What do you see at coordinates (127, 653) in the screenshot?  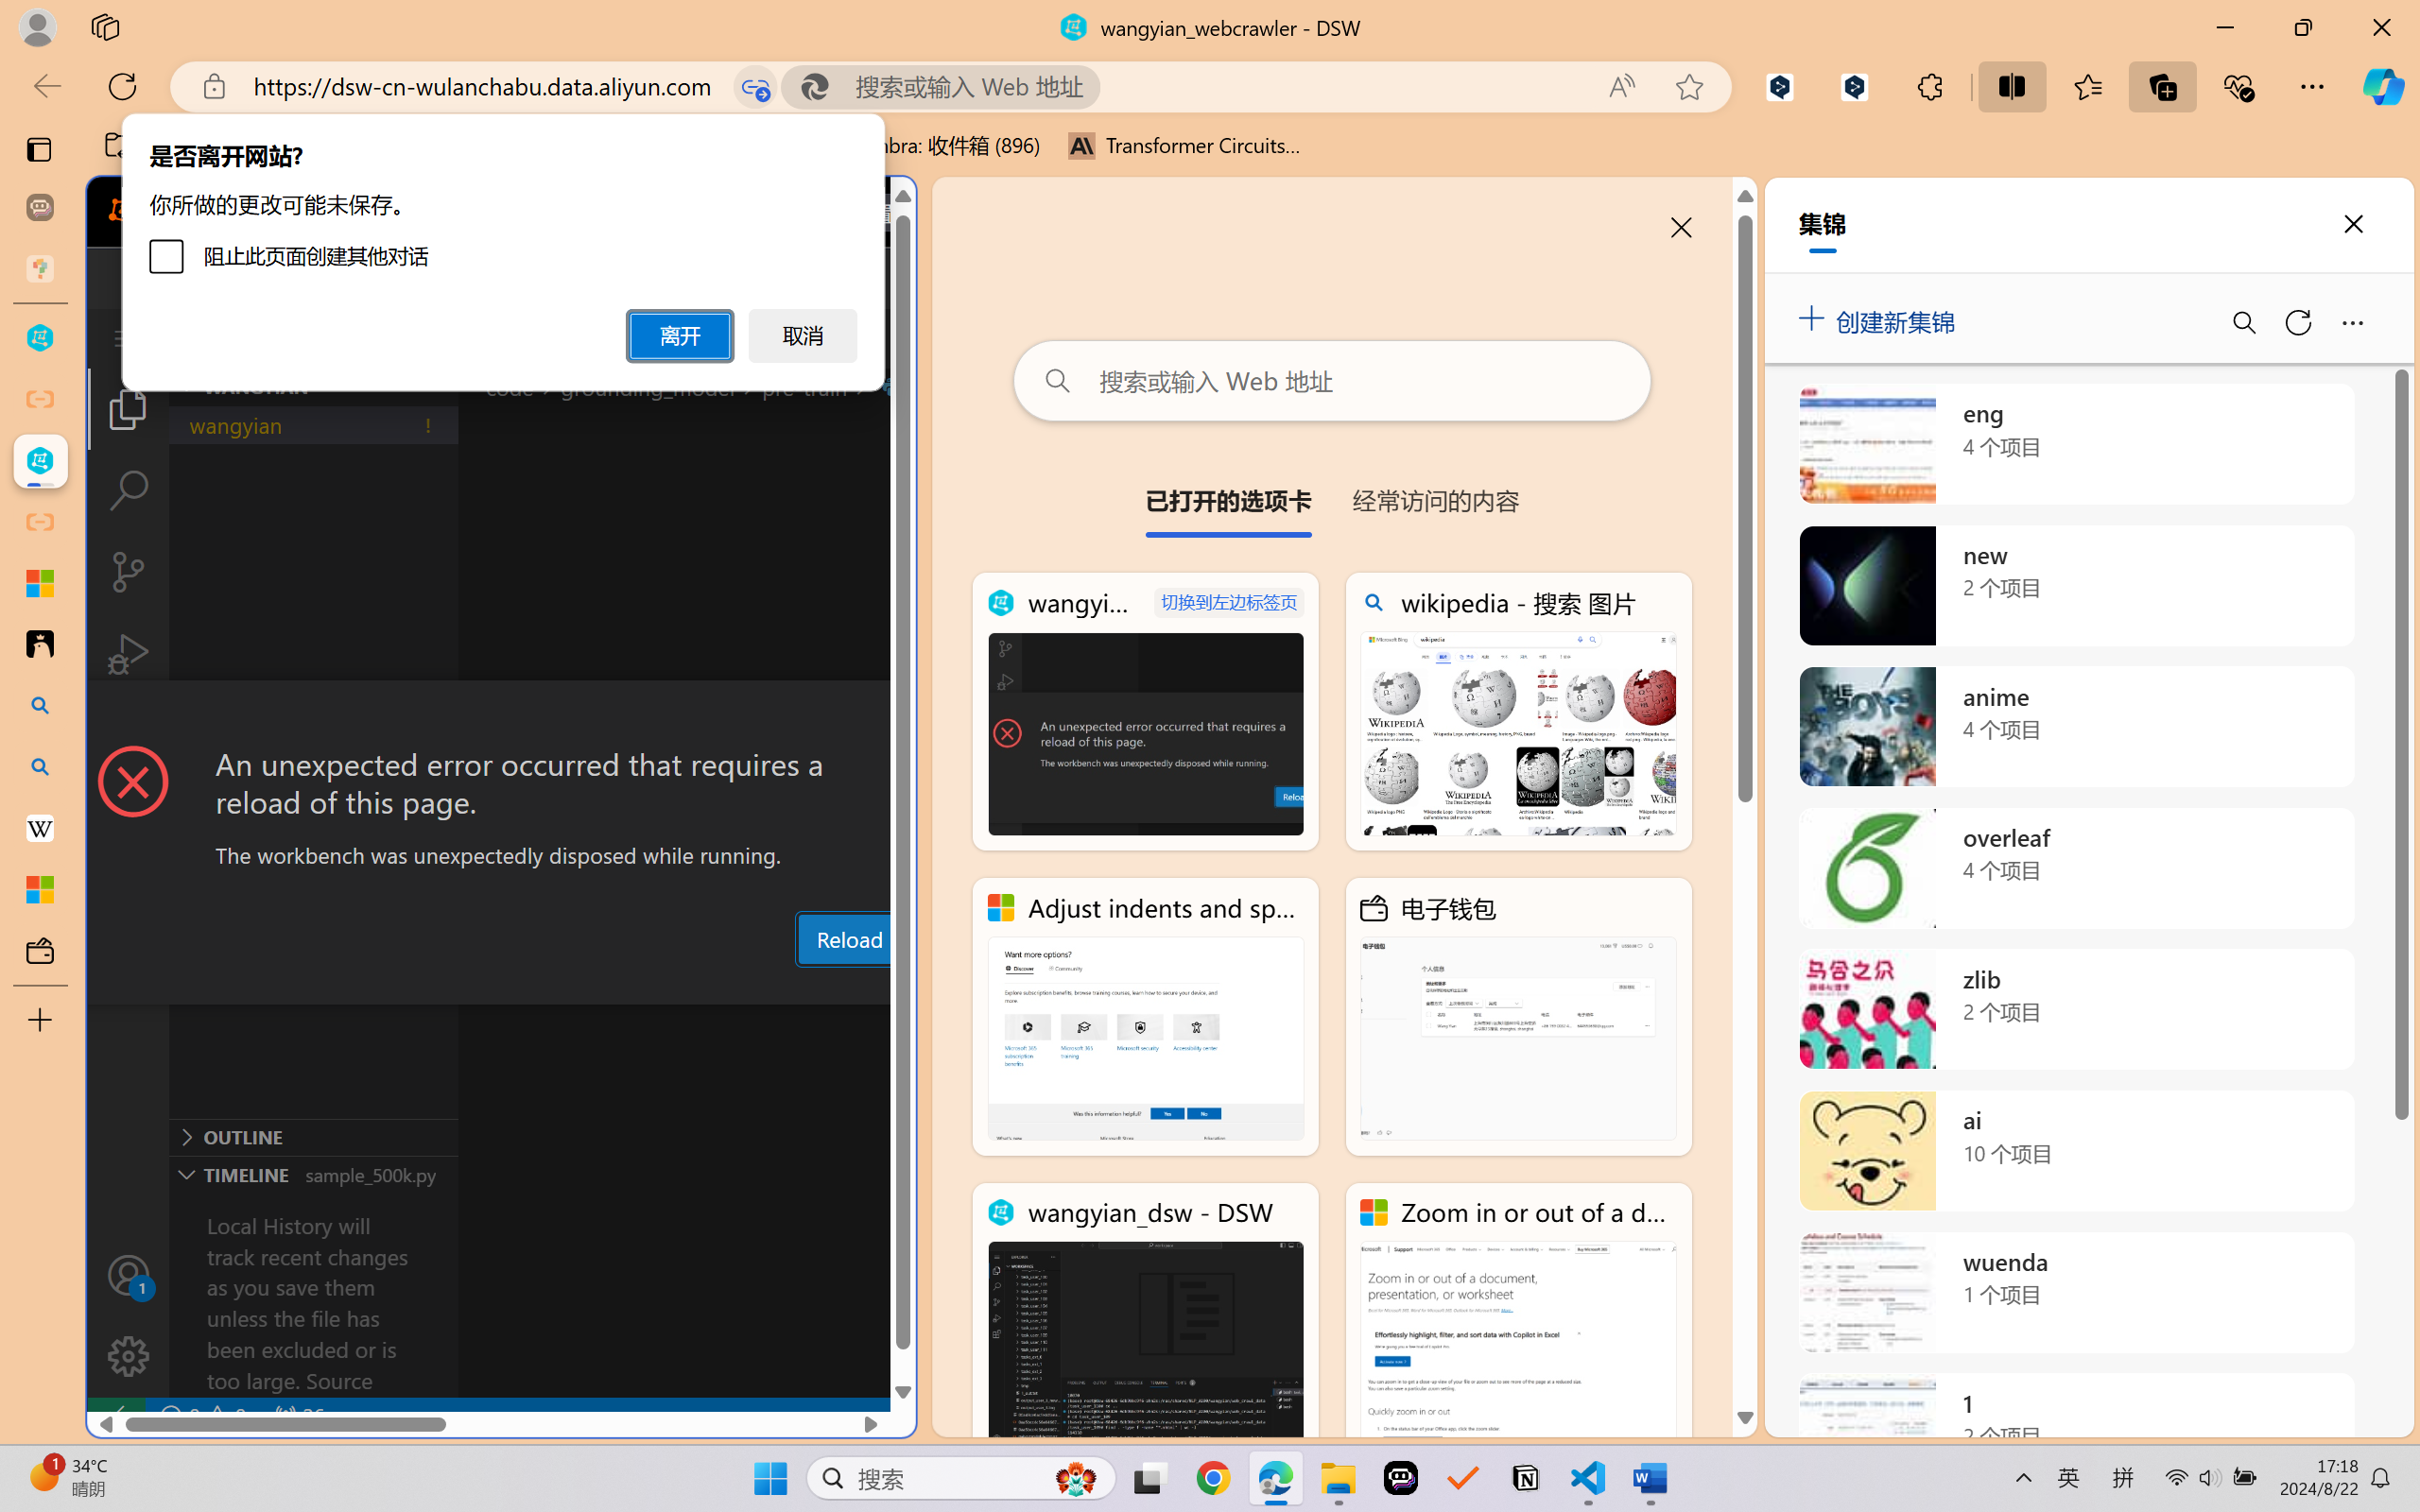 I see `'Run and Debug (Ctrl+Shift+D)'` at bounding box center [127, 653].